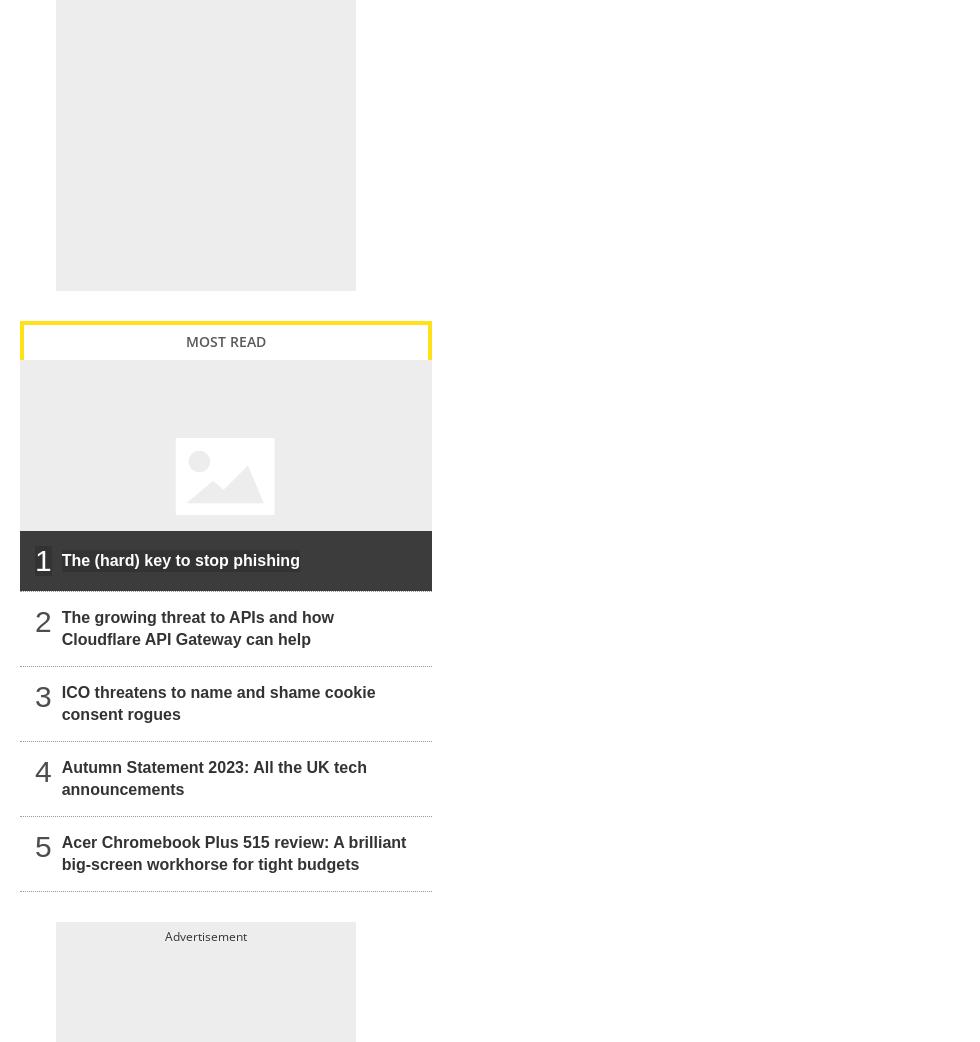 Image resolution: width=980 pixels, height=1042 pixels. What do you see at coordinates (196, 628) in the screenshot?
I see `'The growing threat to APIs and how Cloudflare API Gateway can help'` at bounding box center [196, 628].